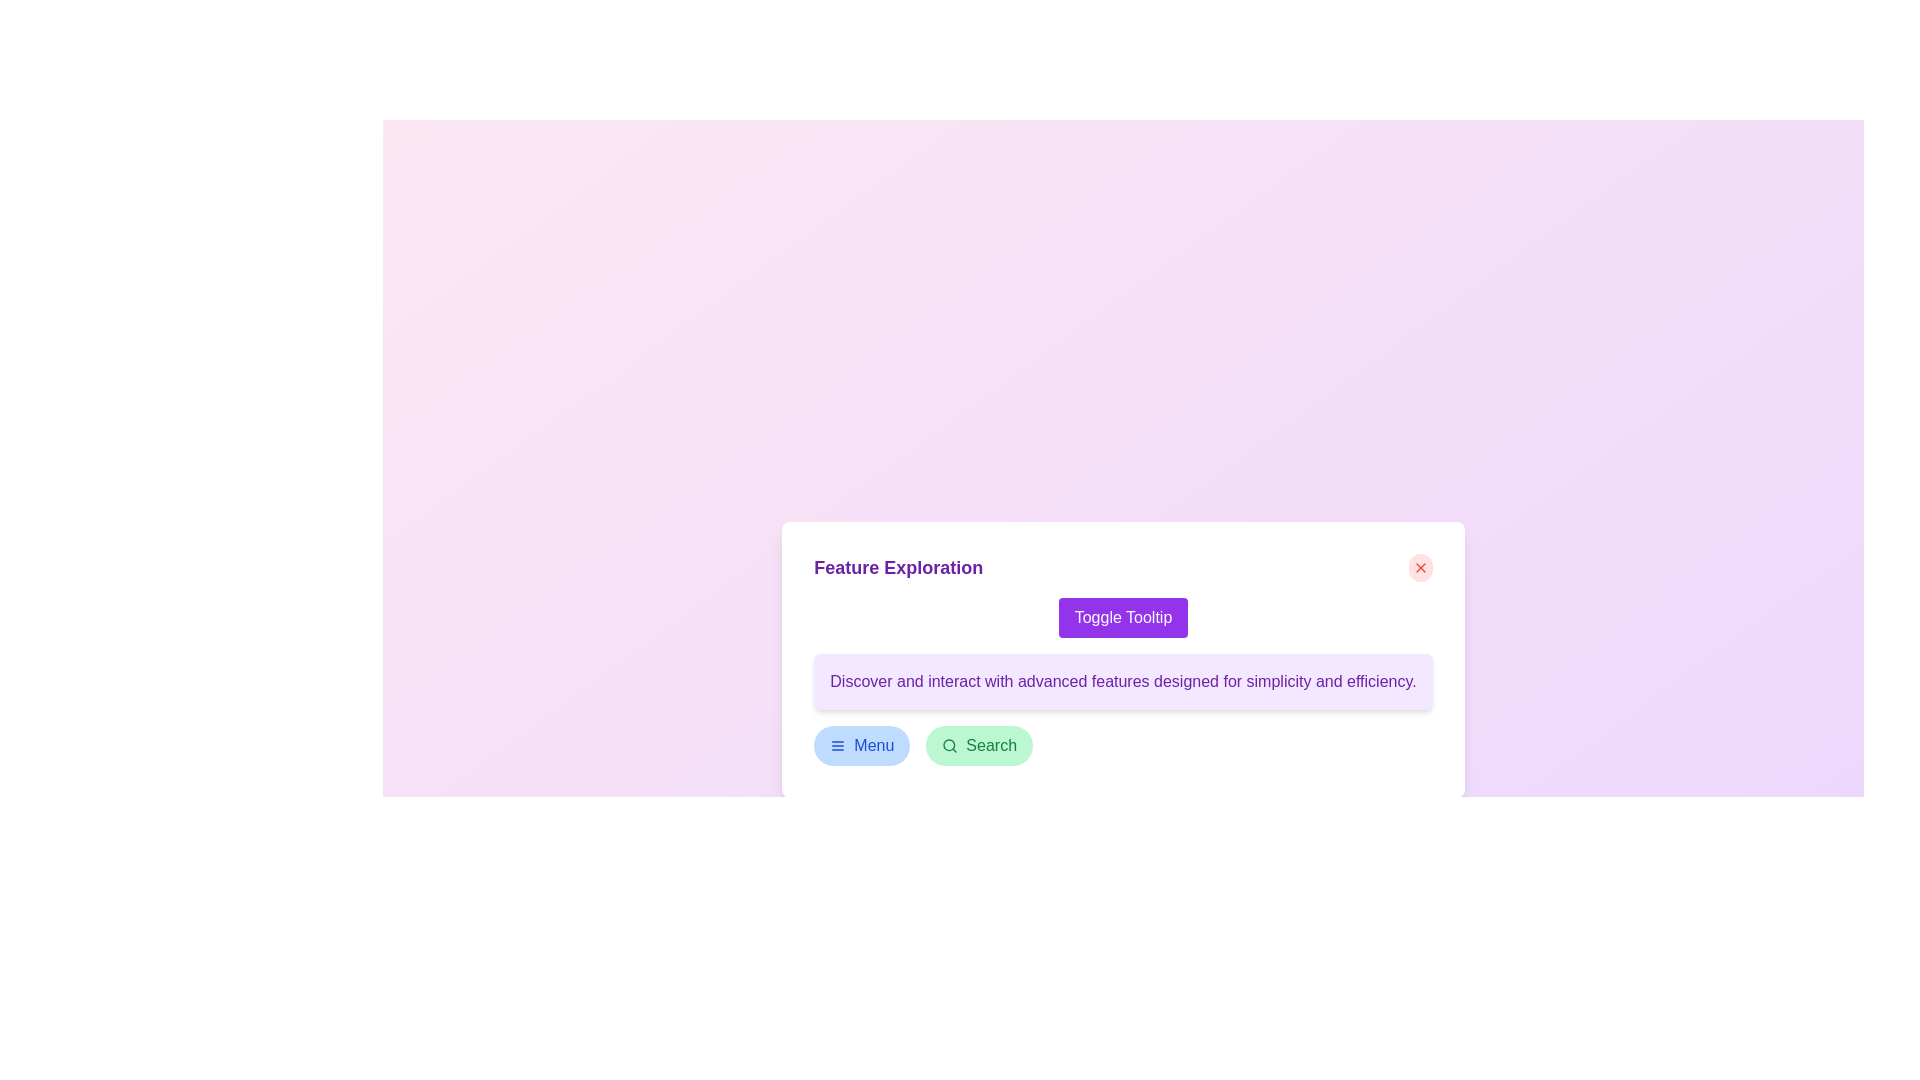  What do you see at coordinates (1123, 681) in the screenshot?
I see `the text block displaying 'Discover and interact with advanced features designed for simplicity and efficiency.'` at bounding box center [1123, 681].